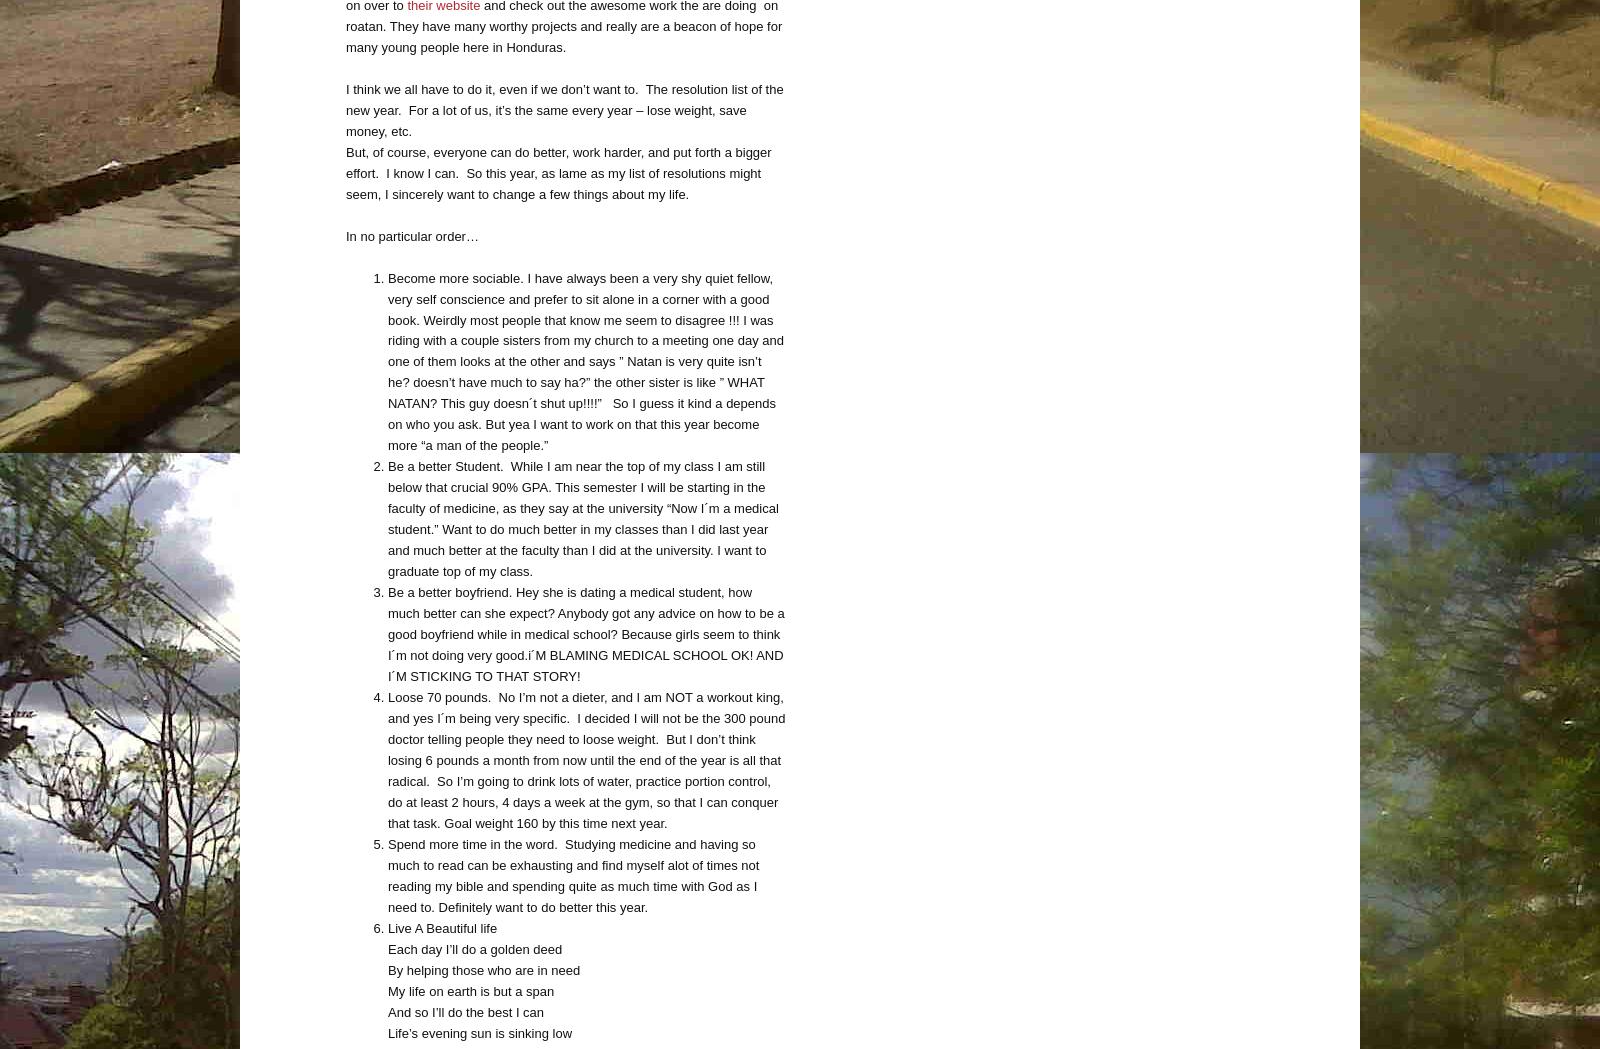 The width and height of the screenshot is (1600, 1049). What do you see at coordinates (584, 634) in the screenshot?
I see `'Be a better boyfriend. Hey she is dating a medical student, how much better can she expect? Anybody got any advice on how to be a good boyfriend while in medical school? Because girls seem to think I´m not doing very good.i´M BLAMING MEDICAL SCHOOL OK! AND I´M STICKING TO THAT STORY!'` at bounding box center [584, 634].